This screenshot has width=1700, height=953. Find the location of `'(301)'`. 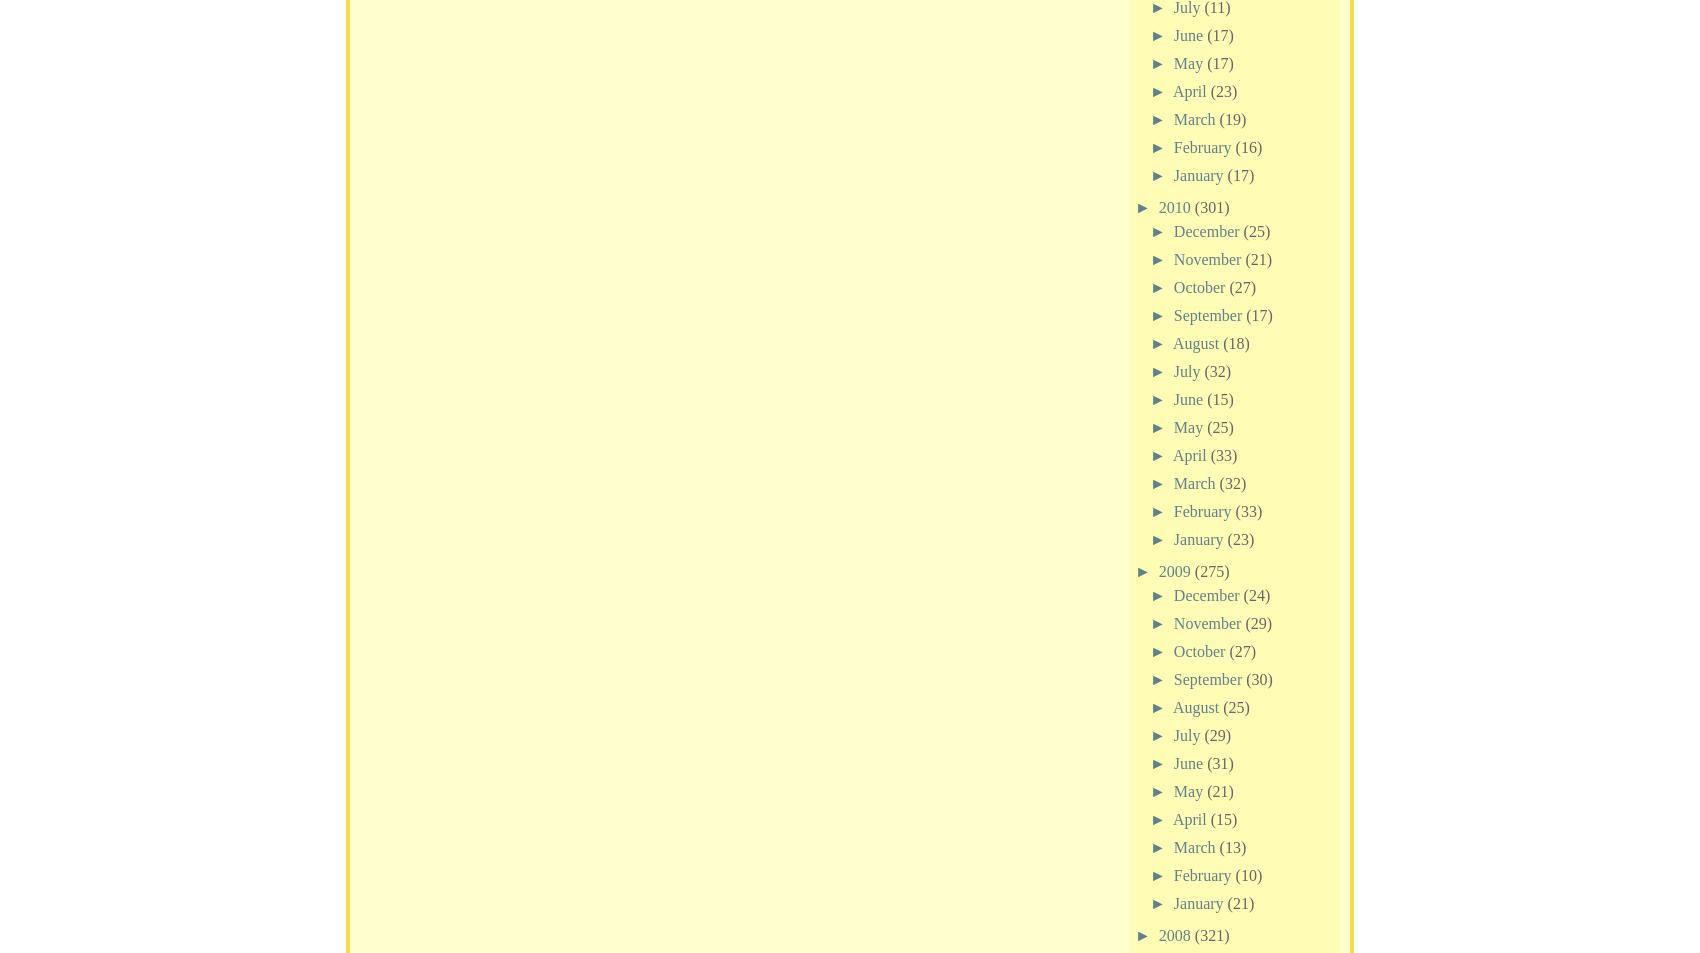

'(301)' is located at coordinates (1210, 205).